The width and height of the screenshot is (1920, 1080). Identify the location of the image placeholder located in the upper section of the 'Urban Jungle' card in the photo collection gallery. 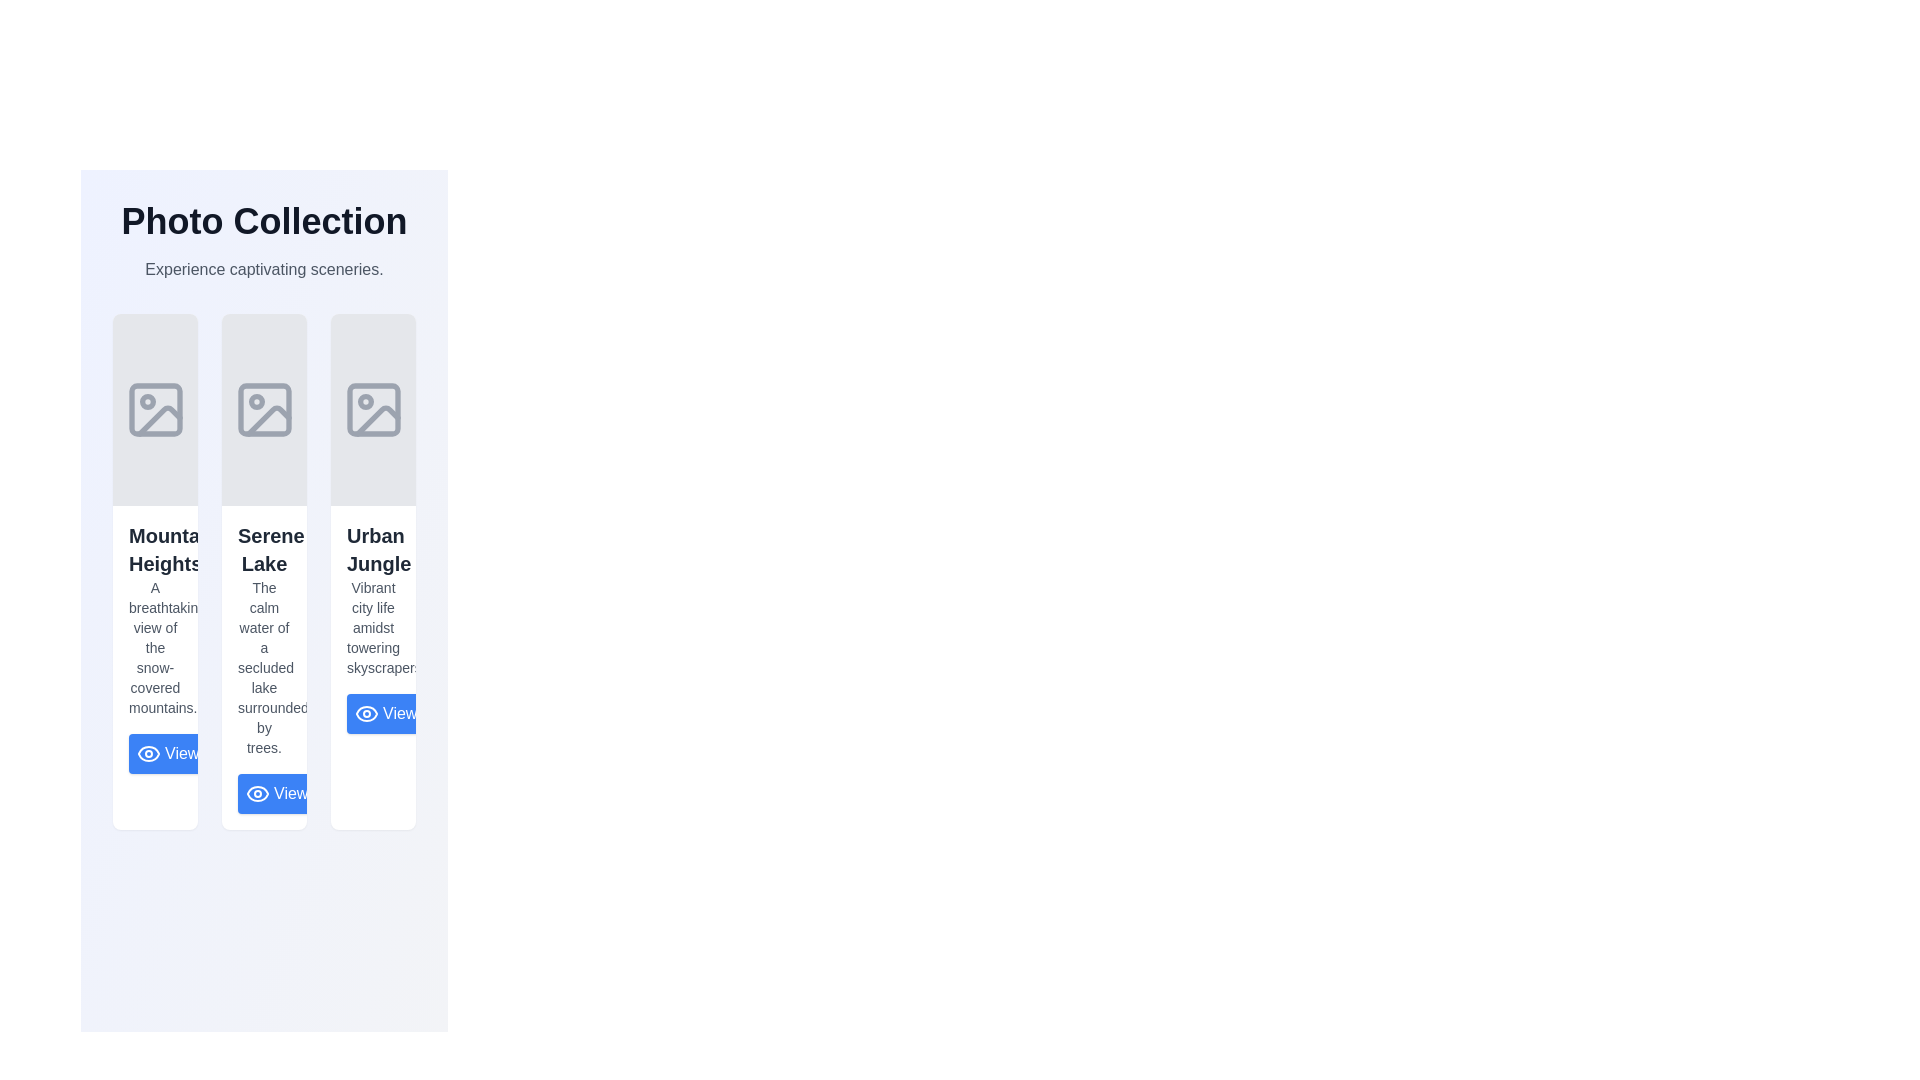
(373, 408).